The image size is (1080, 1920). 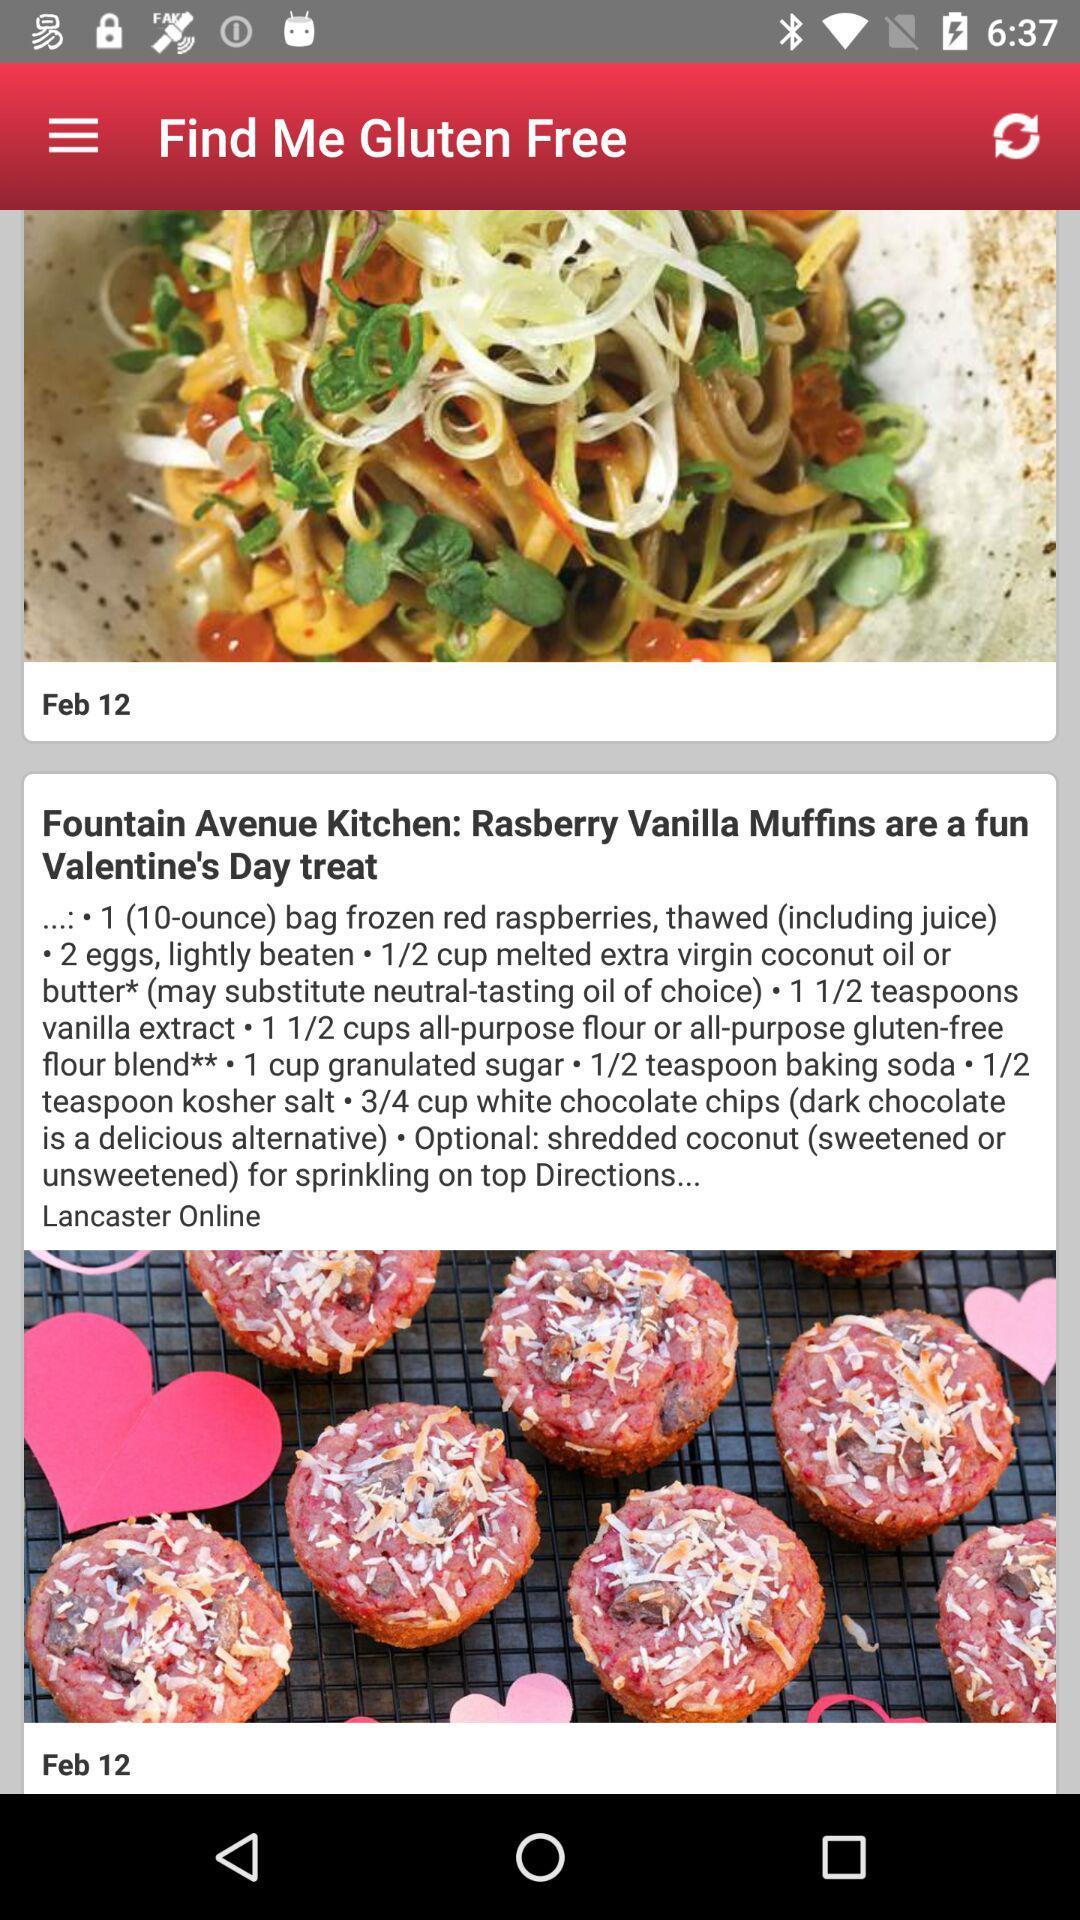 What do you see at coordinates (540, 1043) in the screenshot?
I see `the icon below fountain avenue kitchen icon` at bounding box center [540, 1043].